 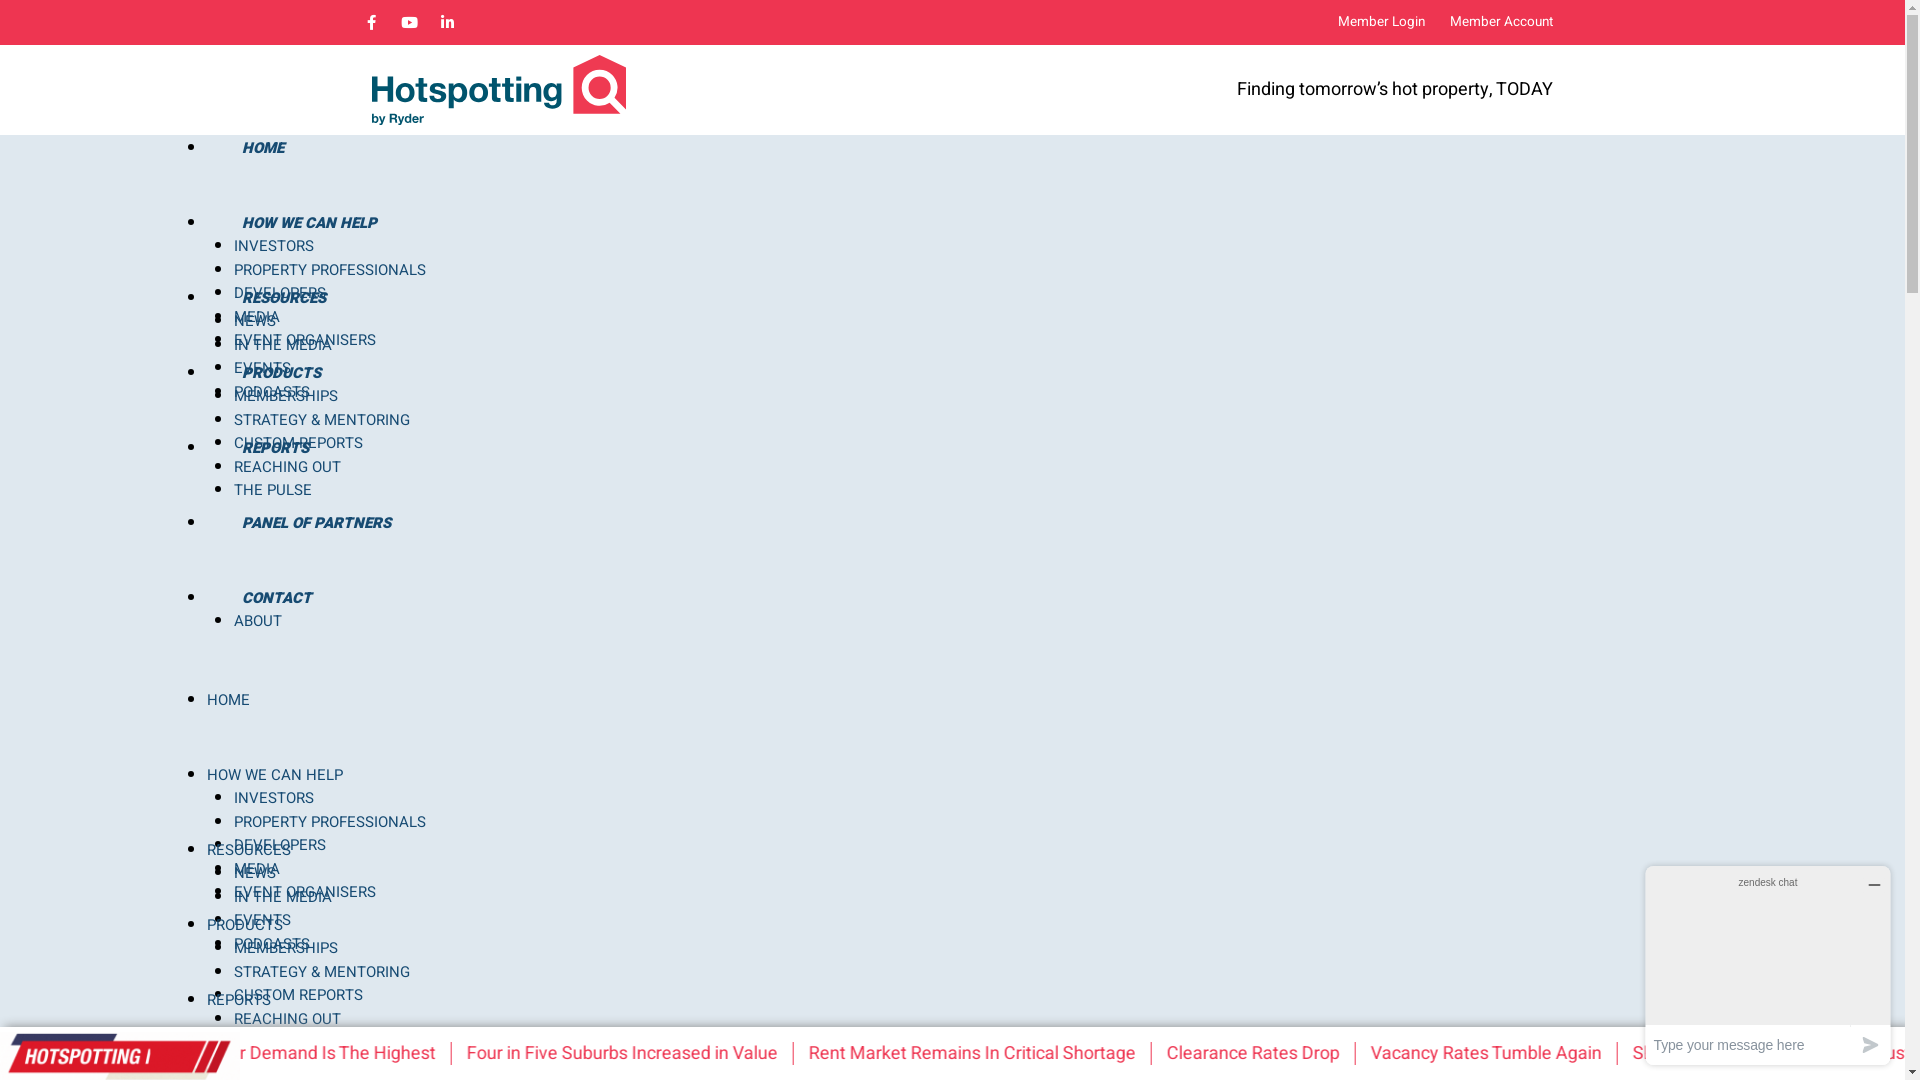 I want to click on 'PODCASTS', so click(x=271, y=392).